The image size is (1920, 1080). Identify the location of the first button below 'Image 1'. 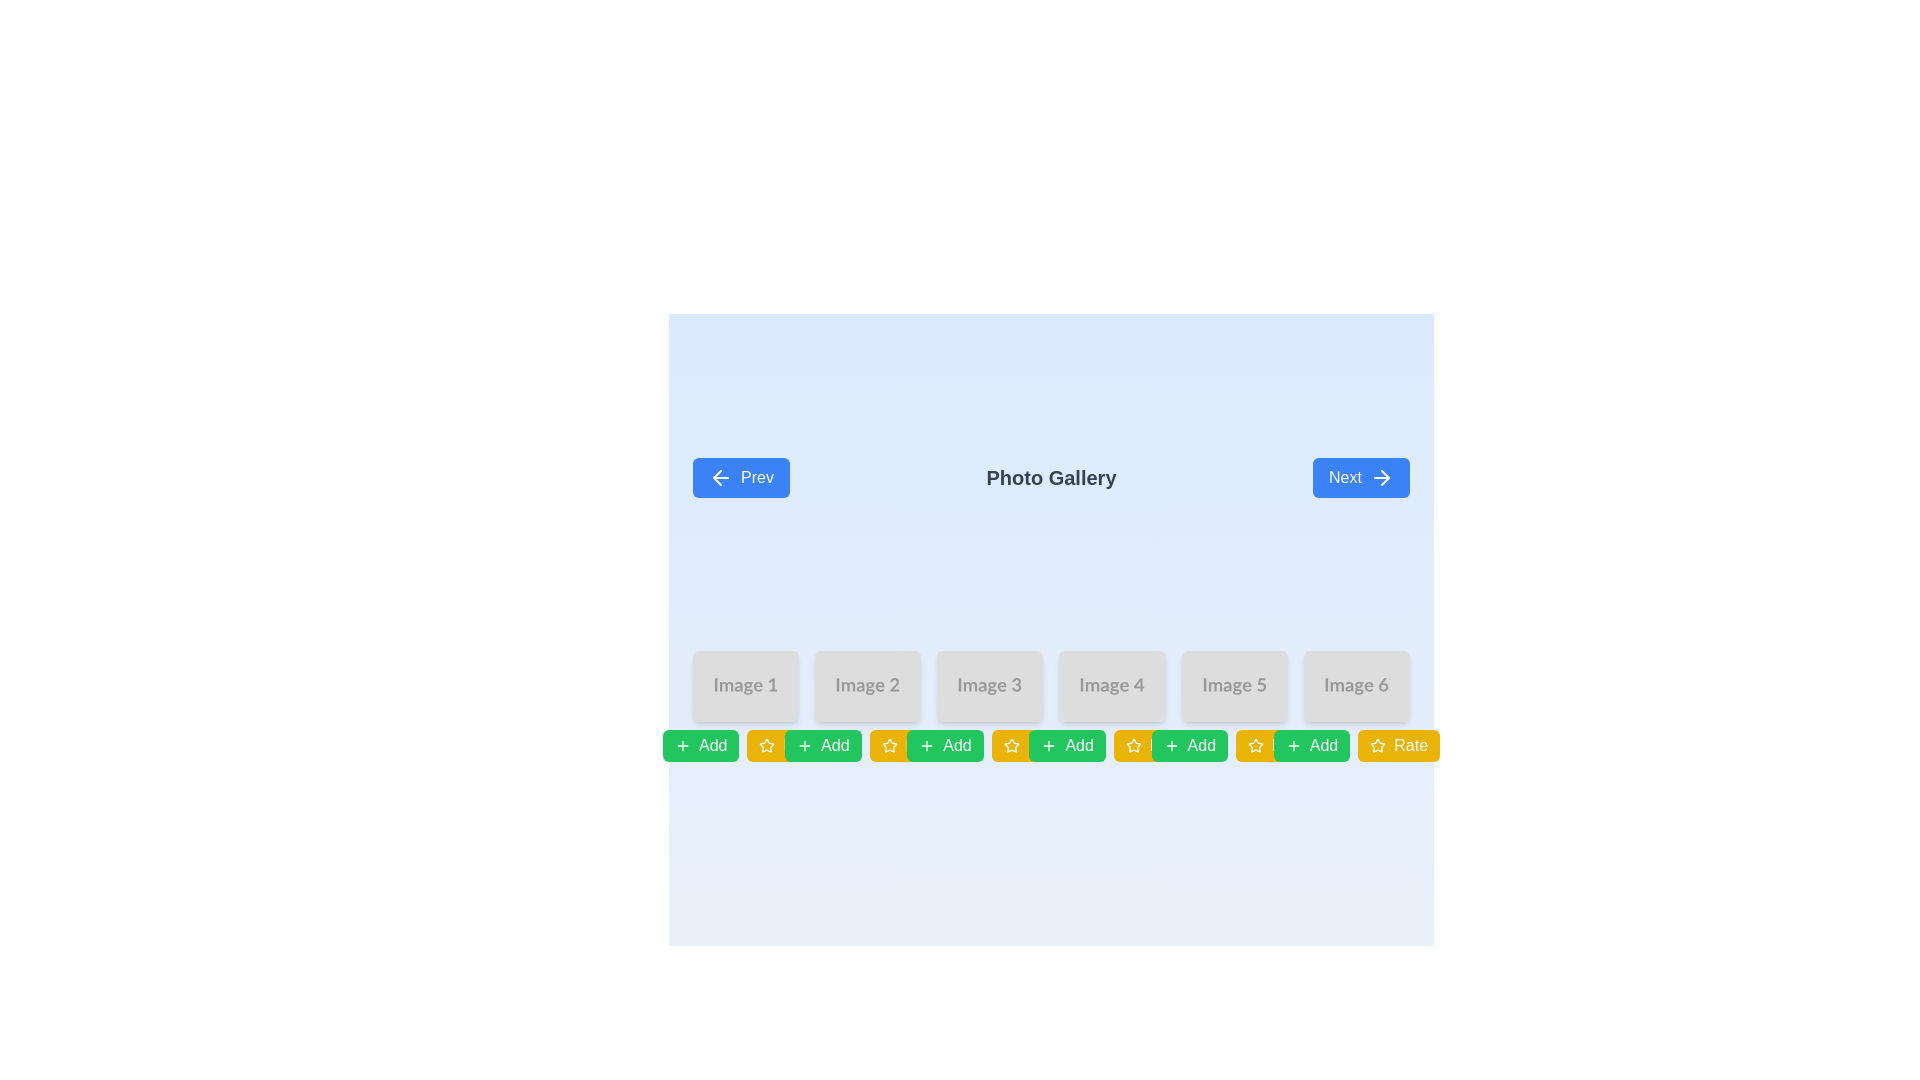
(713, 745).